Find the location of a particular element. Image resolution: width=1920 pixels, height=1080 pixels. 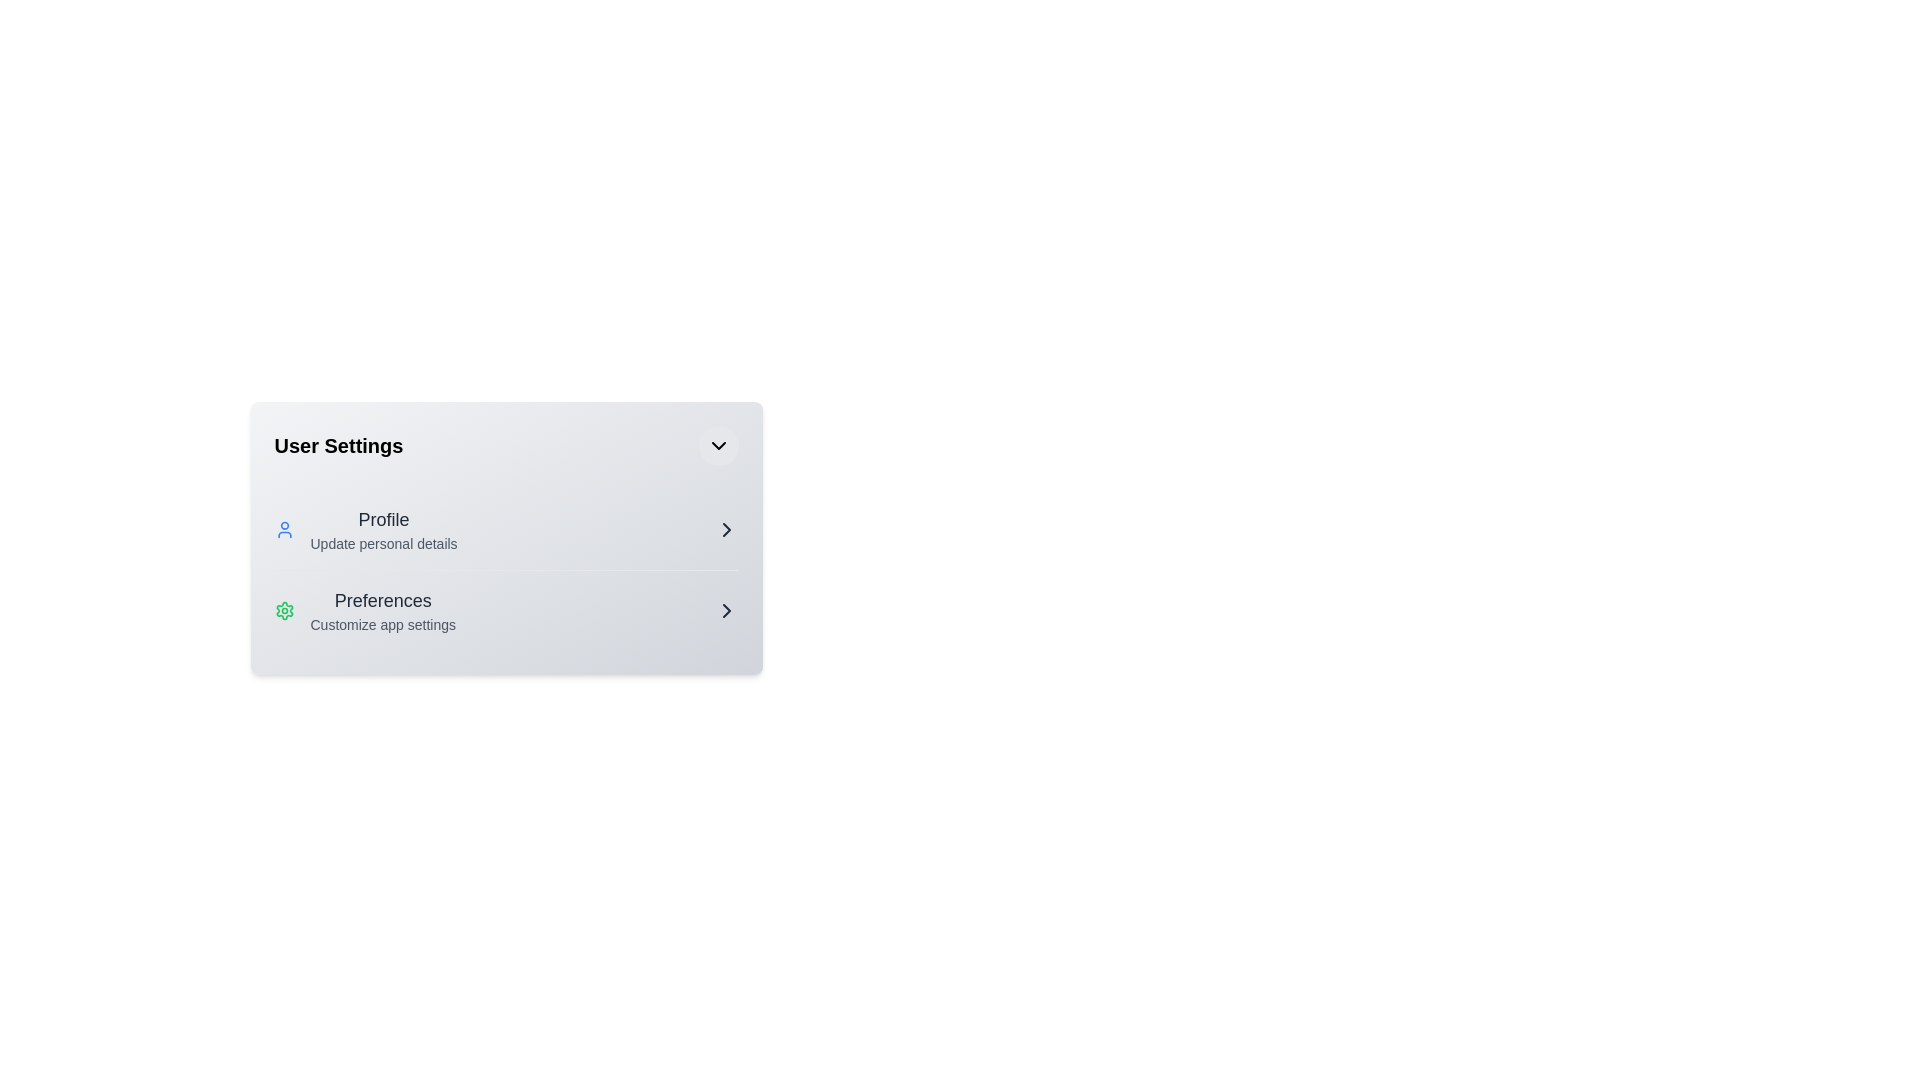

the 'Preferences' title element, which is styled in bold and acts as a heading for the section above the descriptive text 'Customize app settings' is located at coordinates (383, 600).